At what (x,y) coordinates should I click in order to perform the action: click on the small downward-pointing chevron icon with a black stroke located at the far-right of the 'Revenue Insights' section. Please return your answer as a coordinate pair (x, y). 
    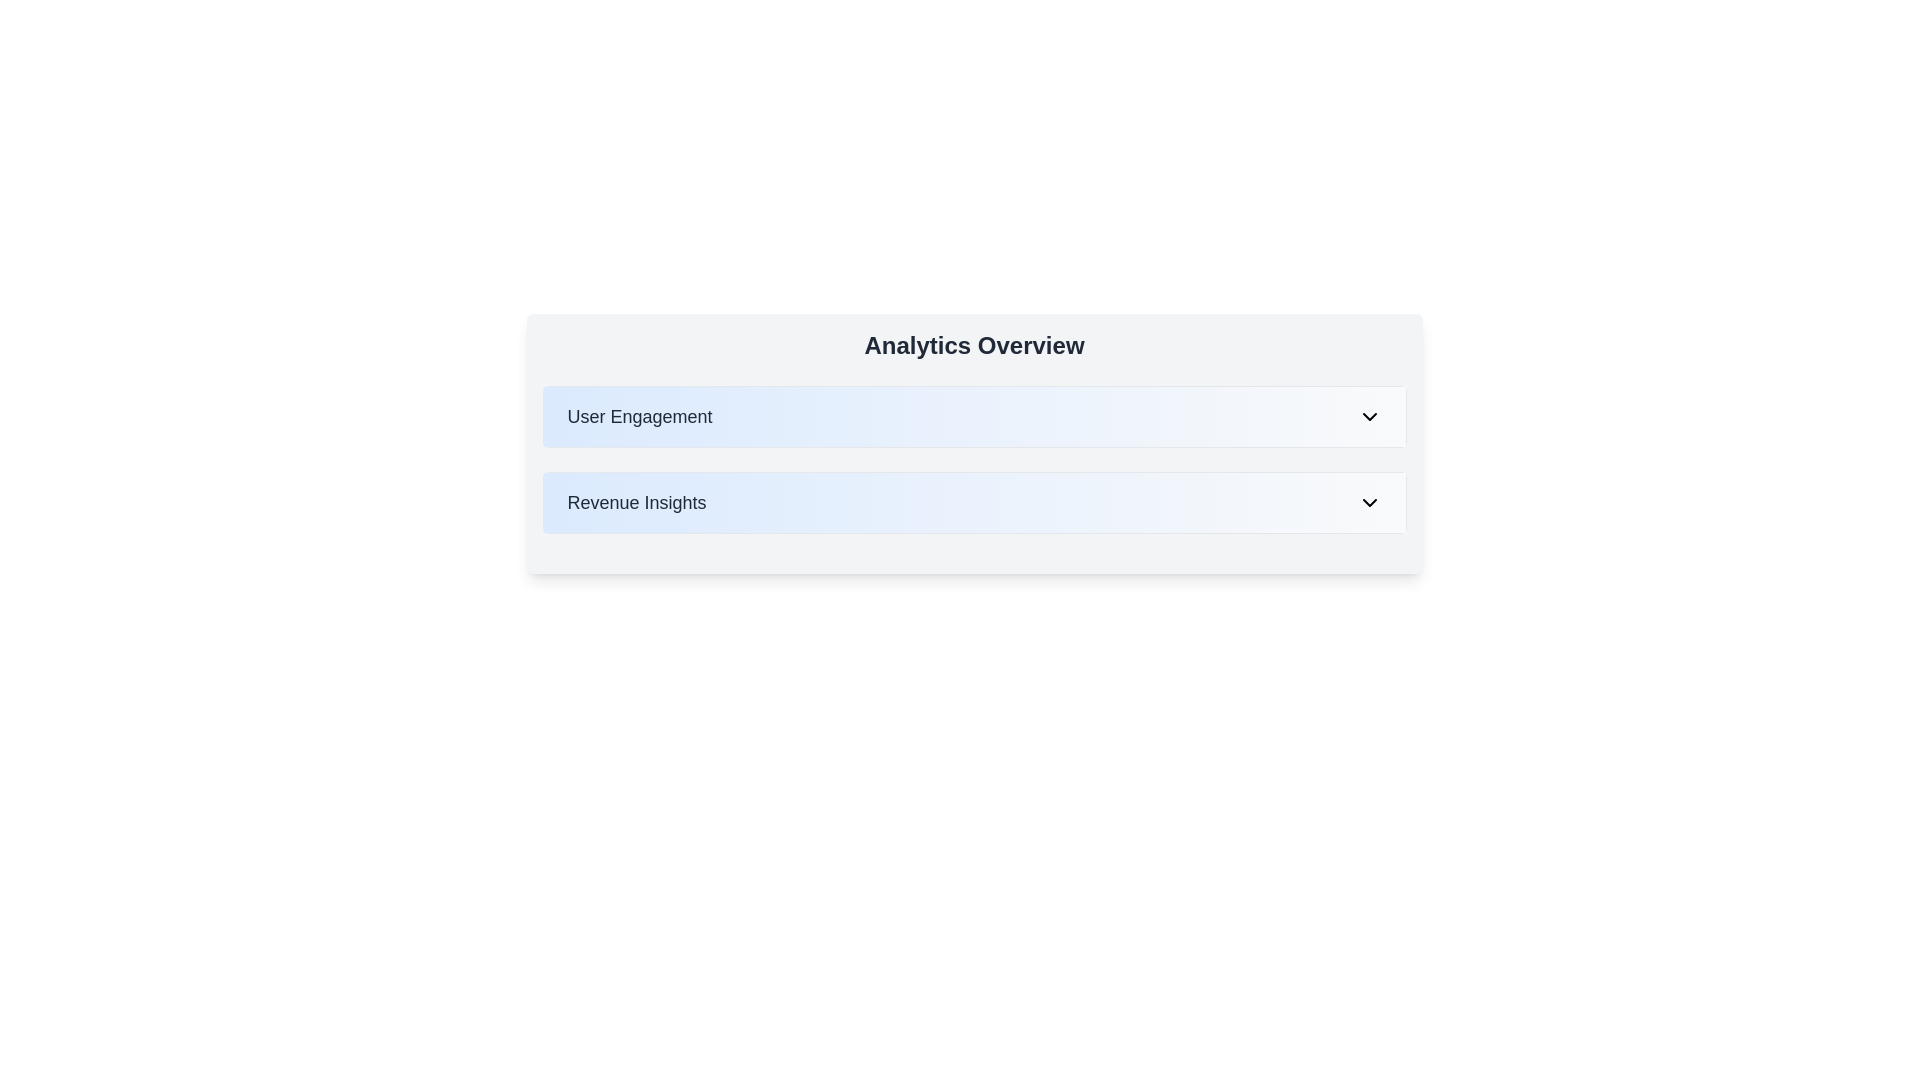
    Looking at the image, I should click on (1368, 501).